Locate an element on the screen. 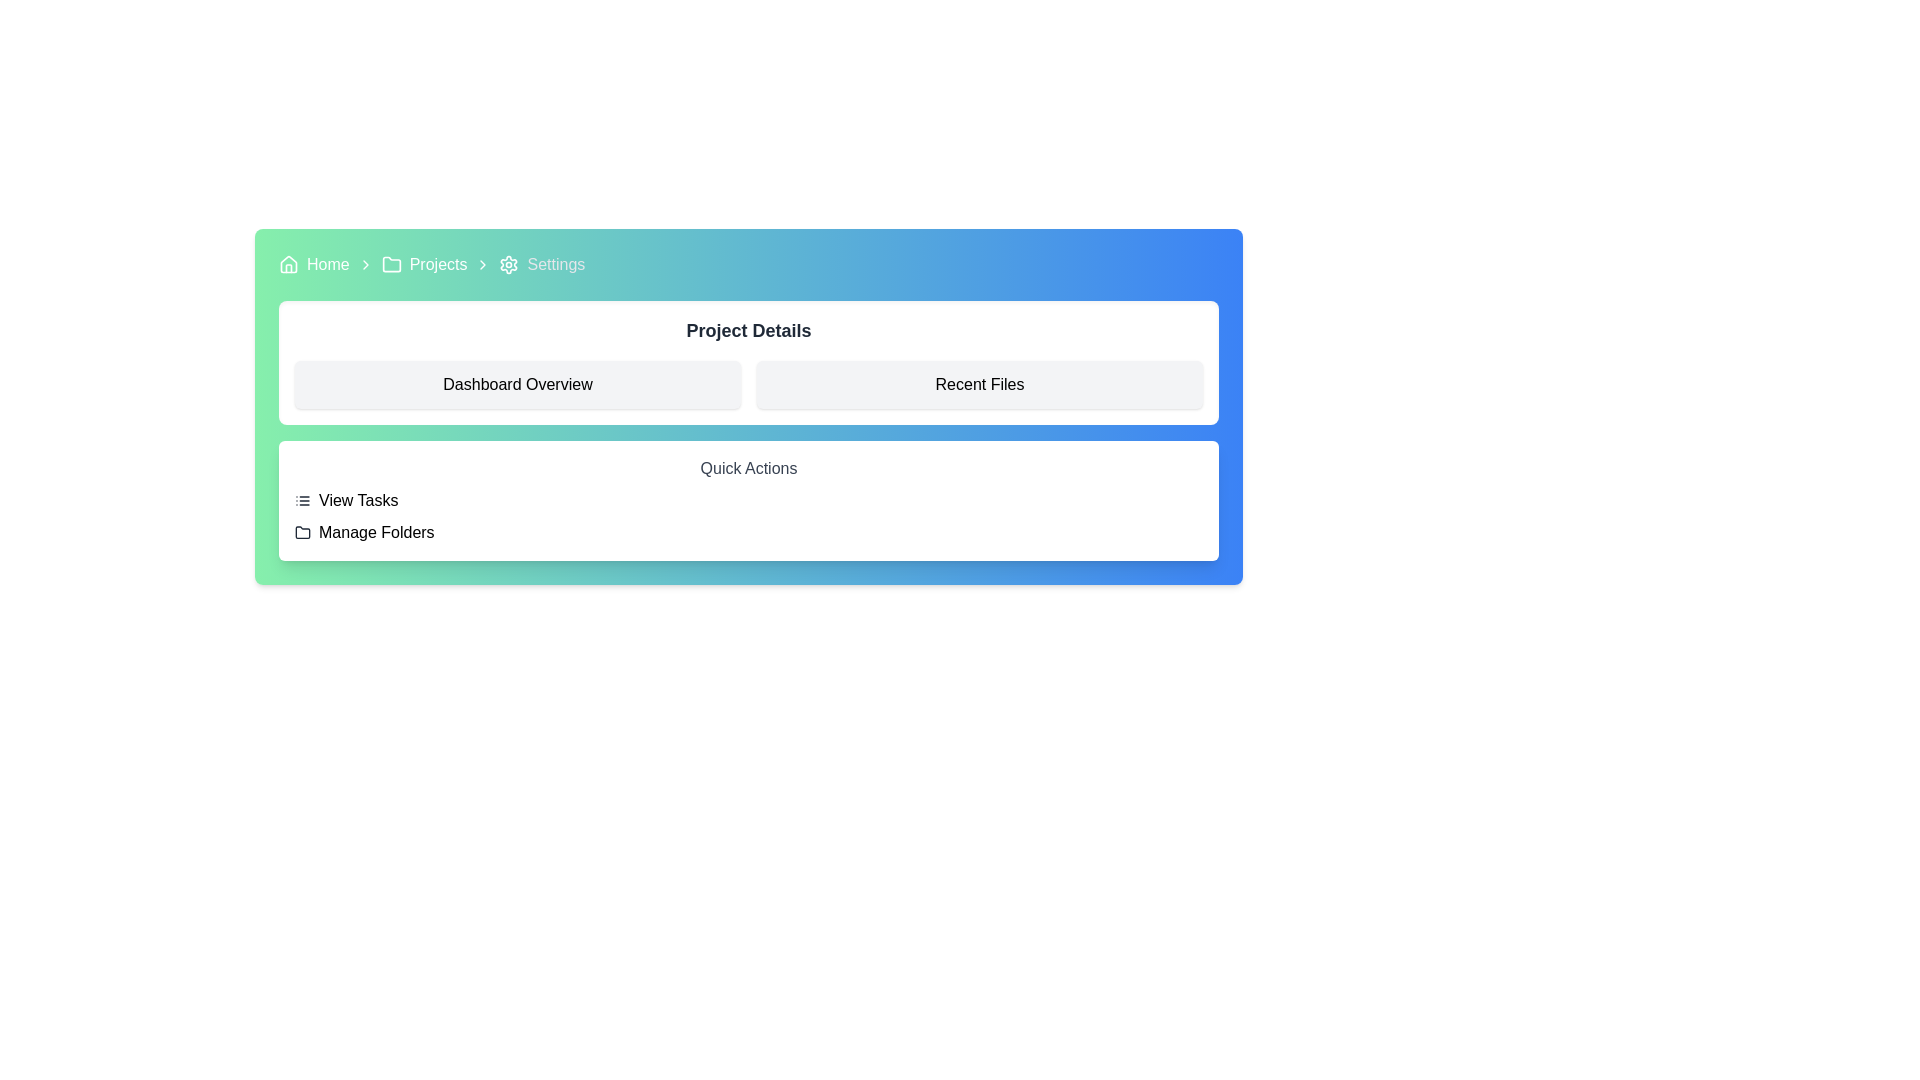 Image resolution: width=1920 pixels, height=1080 pixels. text 'Dashboard Overview' from the heading block, which is a light gray rectangular block with rounded corners located in the top-left section of the grid layout is located at coordinates (518, 385).